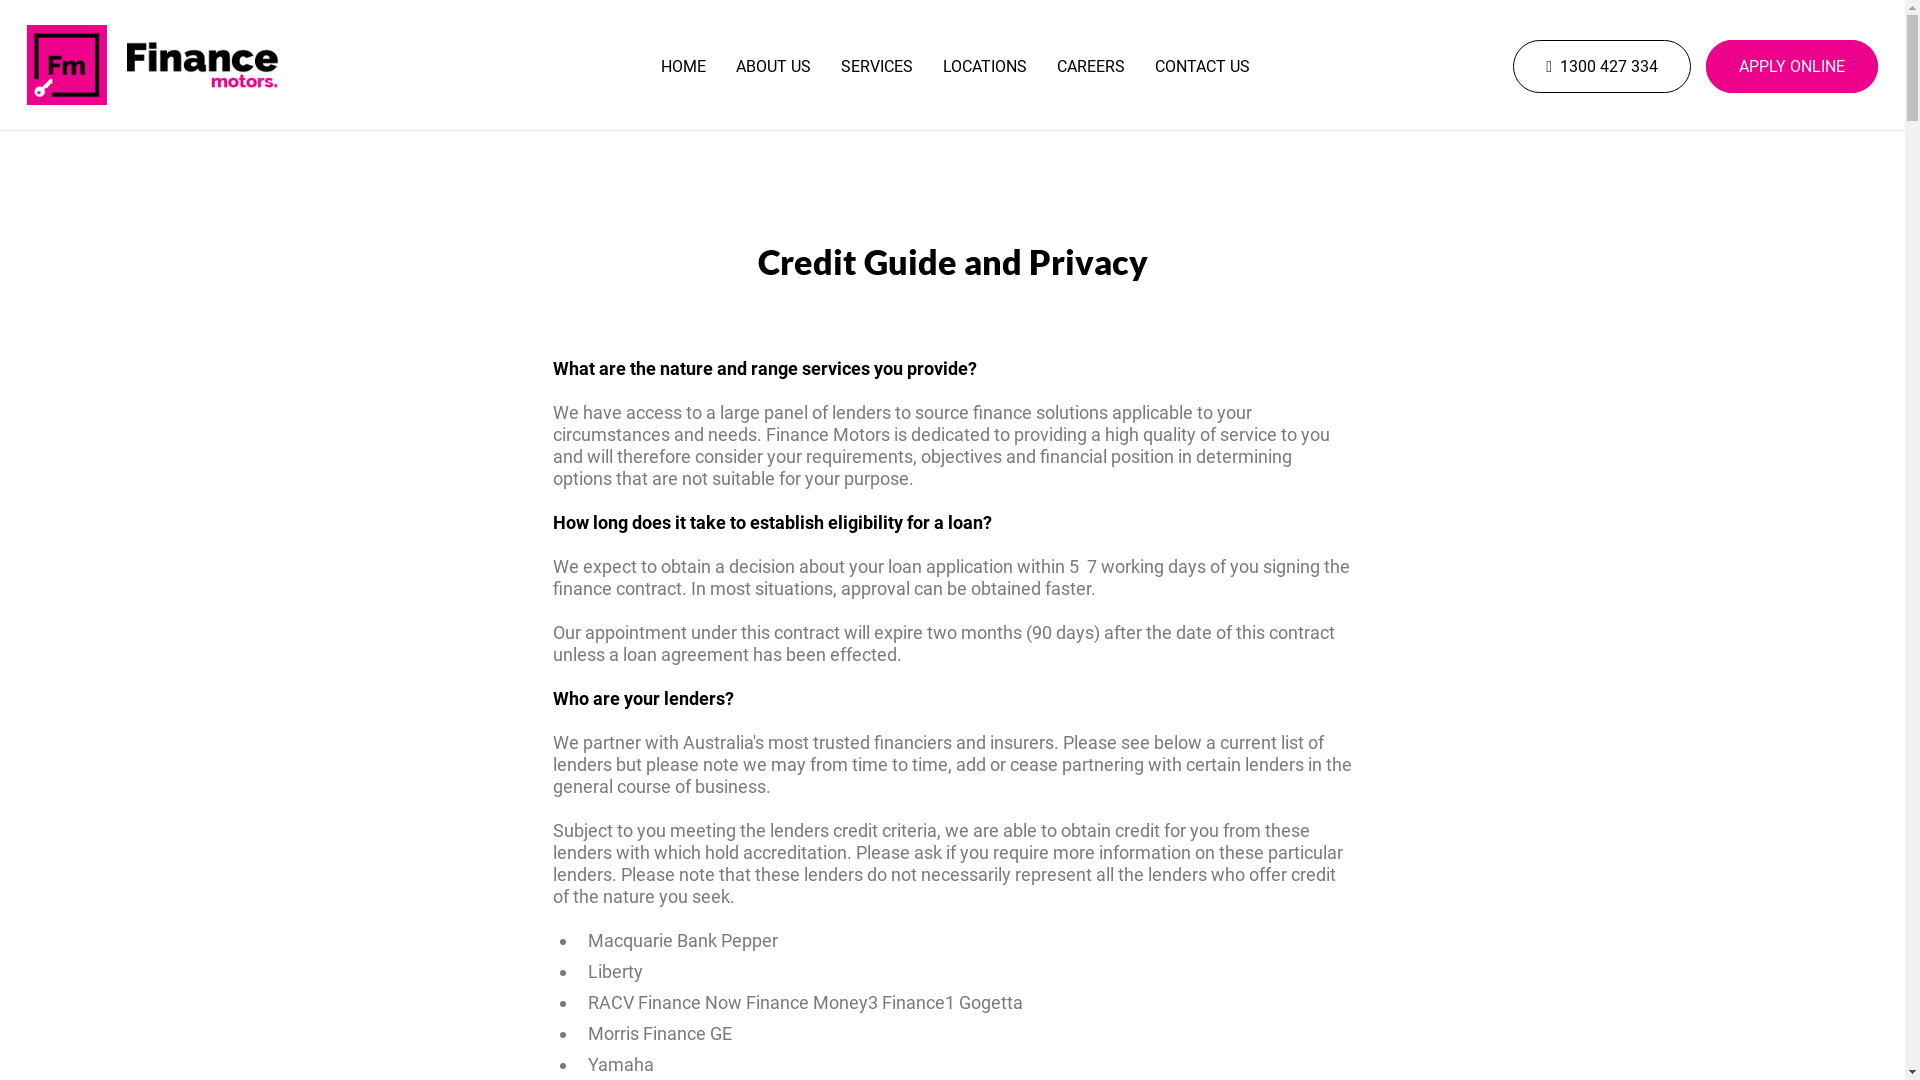 The width and height of the screenshot is (1920, 1080). What do you see at coordinates (772, 64) in the screenshot?
I see `'ABOUT US'` at bounding box center [772, 64].